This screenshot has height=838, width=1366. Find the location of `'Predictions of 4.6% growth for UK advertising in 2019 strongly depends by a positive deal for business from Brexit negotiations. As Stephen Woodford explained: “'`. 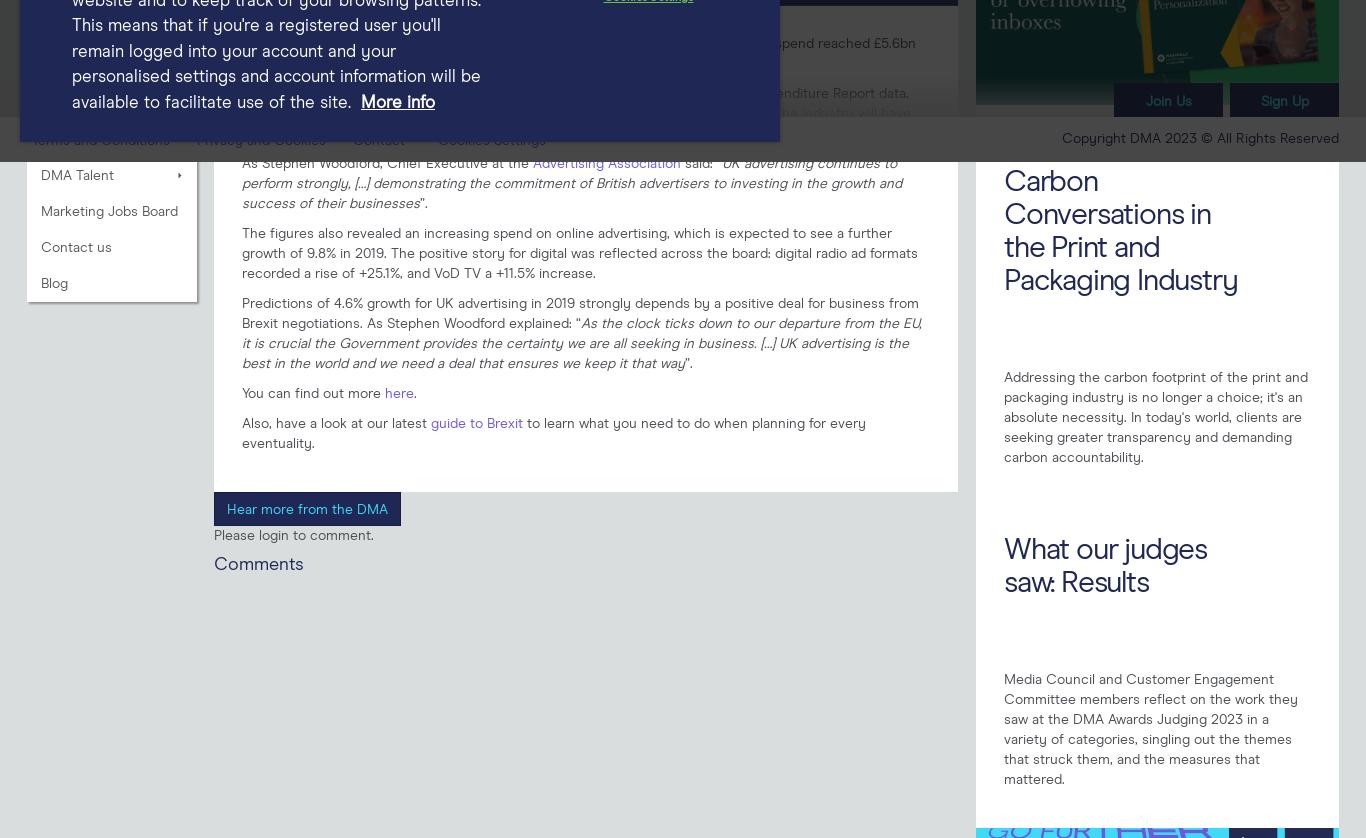

'Predictions of 4.6% growth for UK advertising in 2019 strongly depends by a positive deal for business from Brexit negotiations. As Stephen Woodford explained: “' is located at coordinates (579, 312).